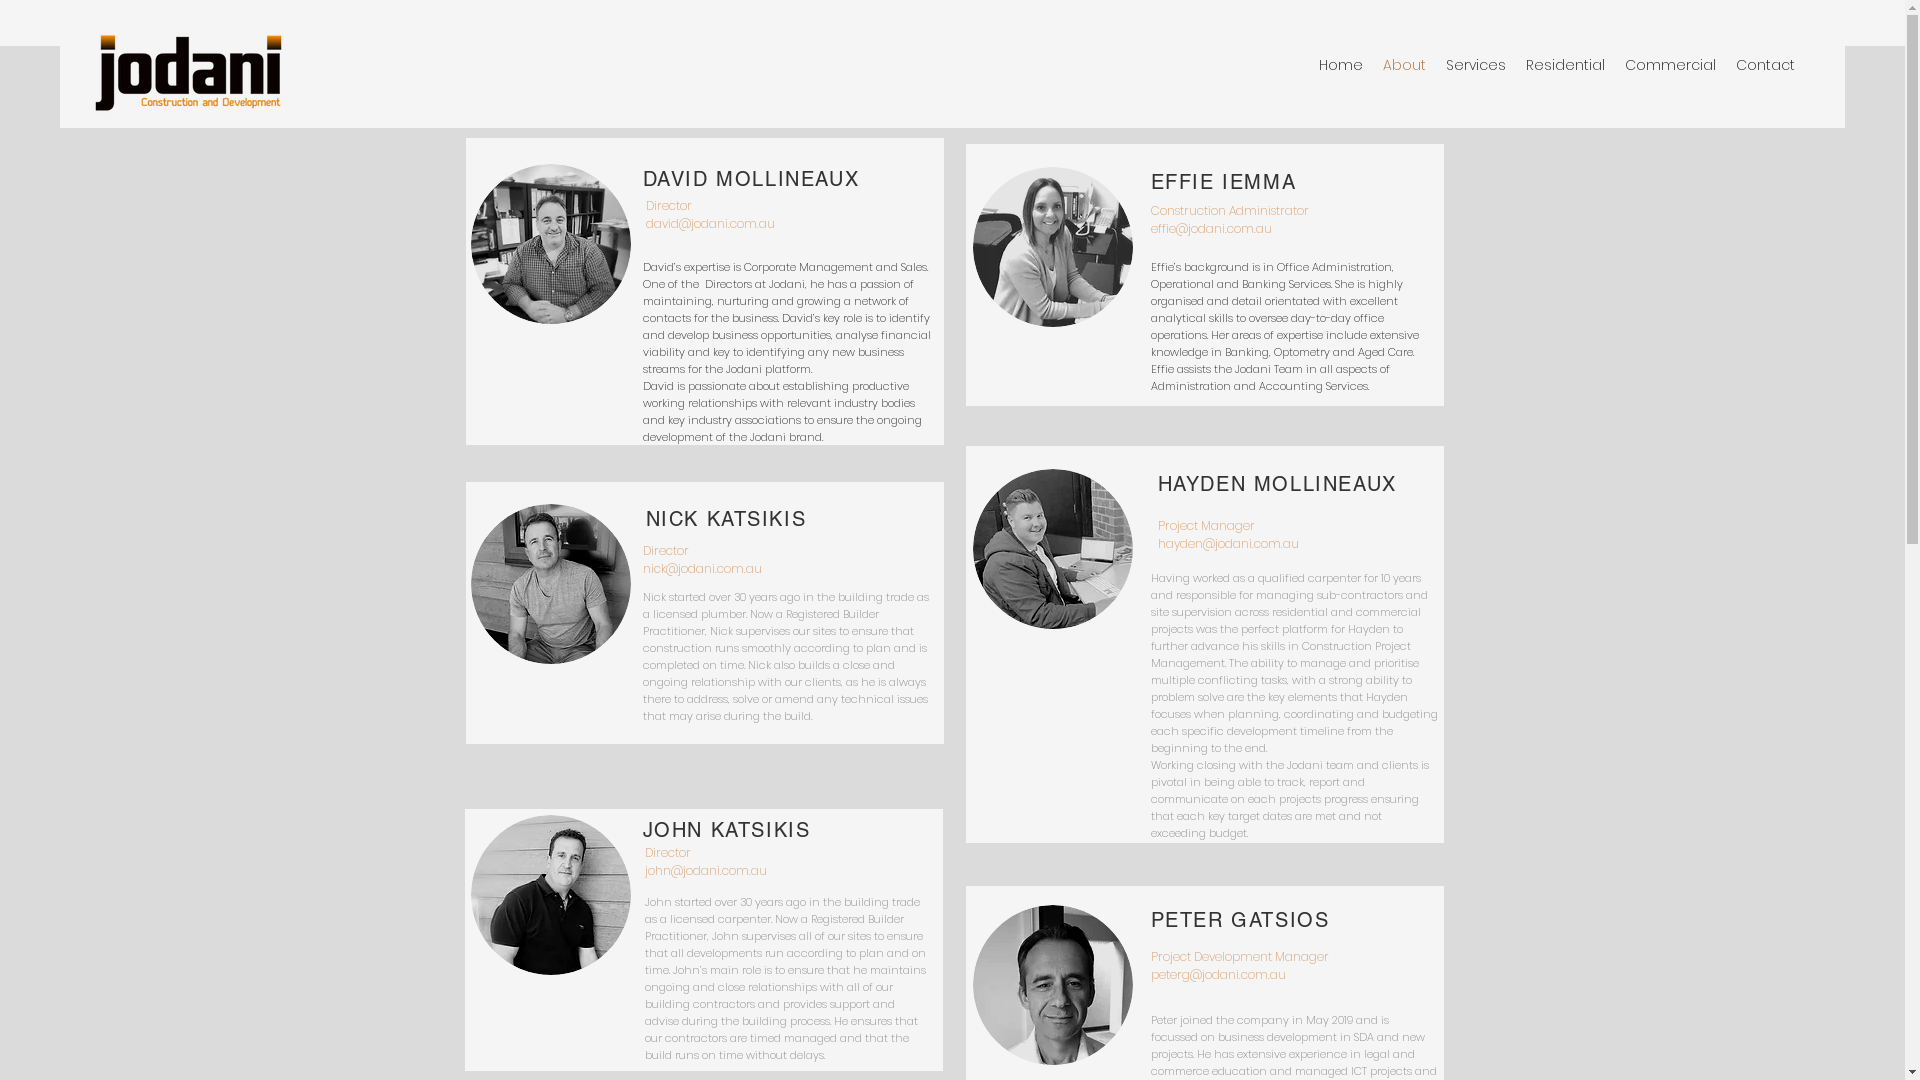 The image size is (1920, 1080). Describe the element at coordinates (1403, 64) in the screenshot. I see `'About'` at that location.